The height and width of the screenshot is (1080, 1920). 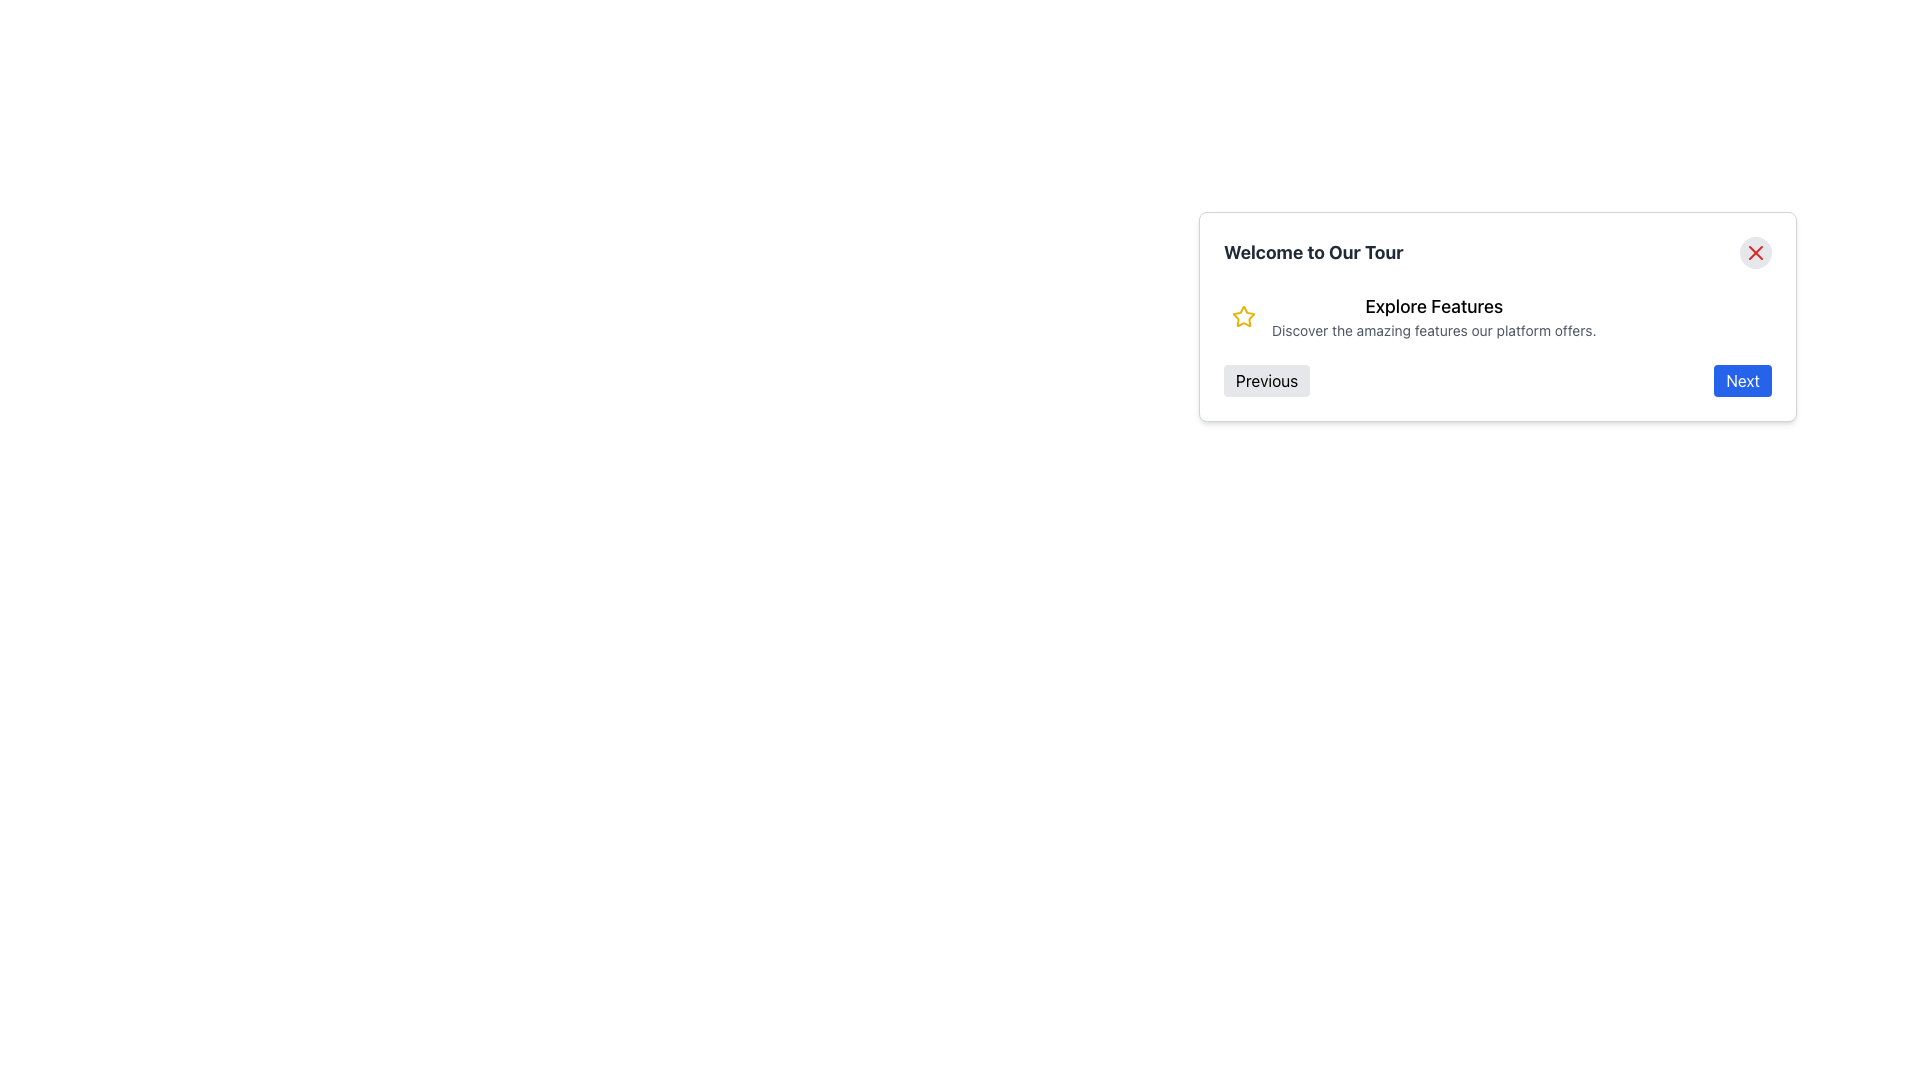 I want to click on the circular button with a light-gray background and a red 'X' icon, located at the top-right corner of the 'Welcome to Our Tour' dialog box, so click(x=1755, y=252).